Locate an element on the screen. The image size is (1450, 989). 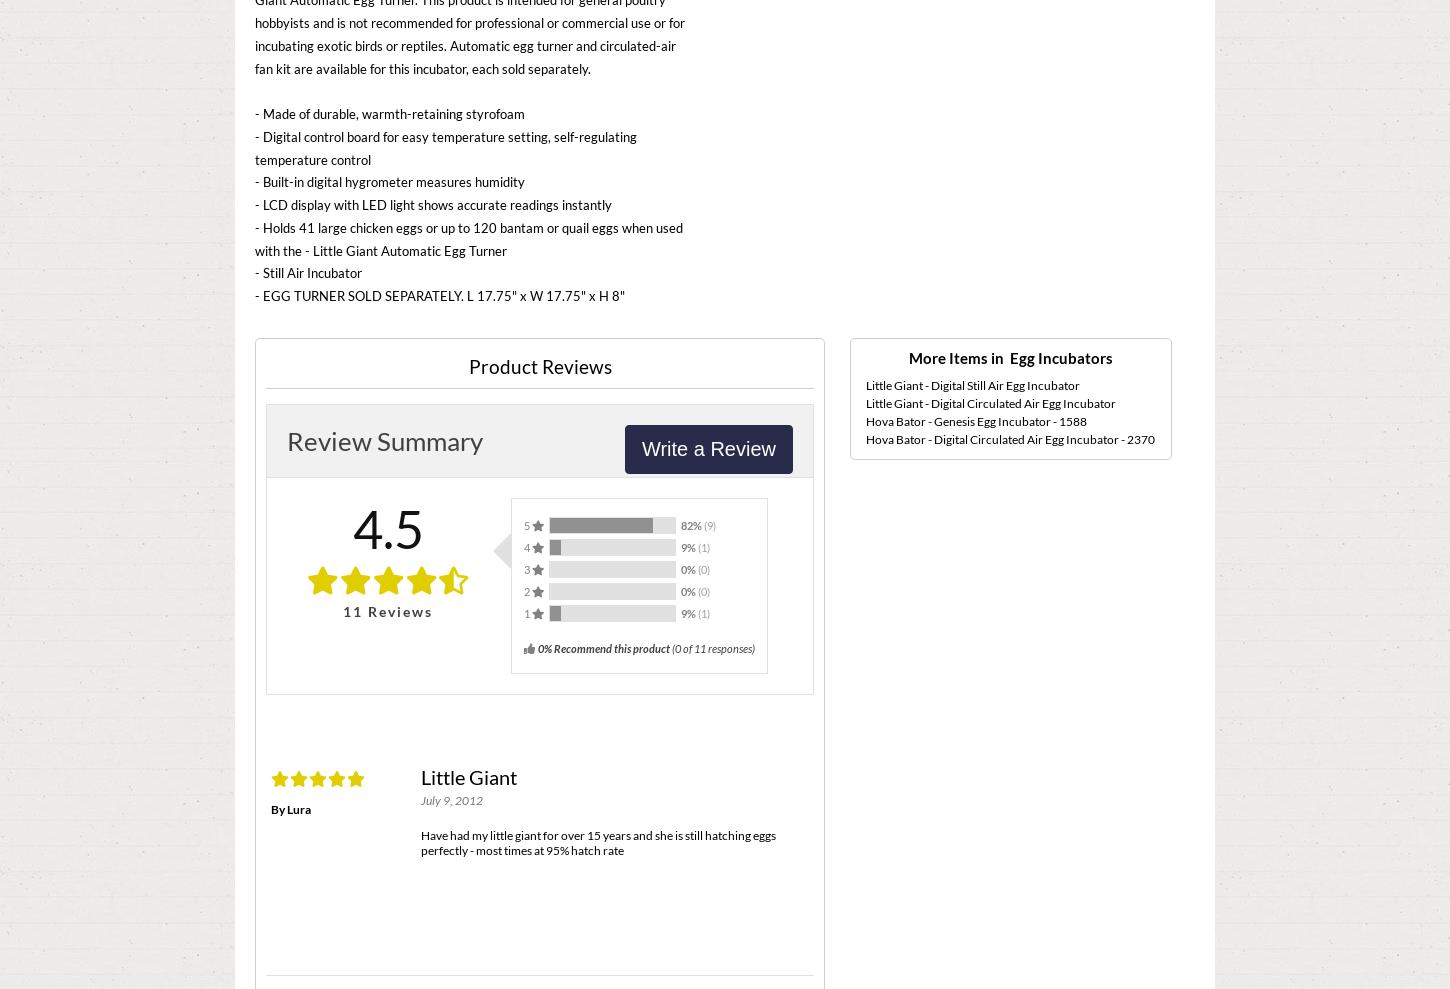
'11' is located at coordinates (352, 611).